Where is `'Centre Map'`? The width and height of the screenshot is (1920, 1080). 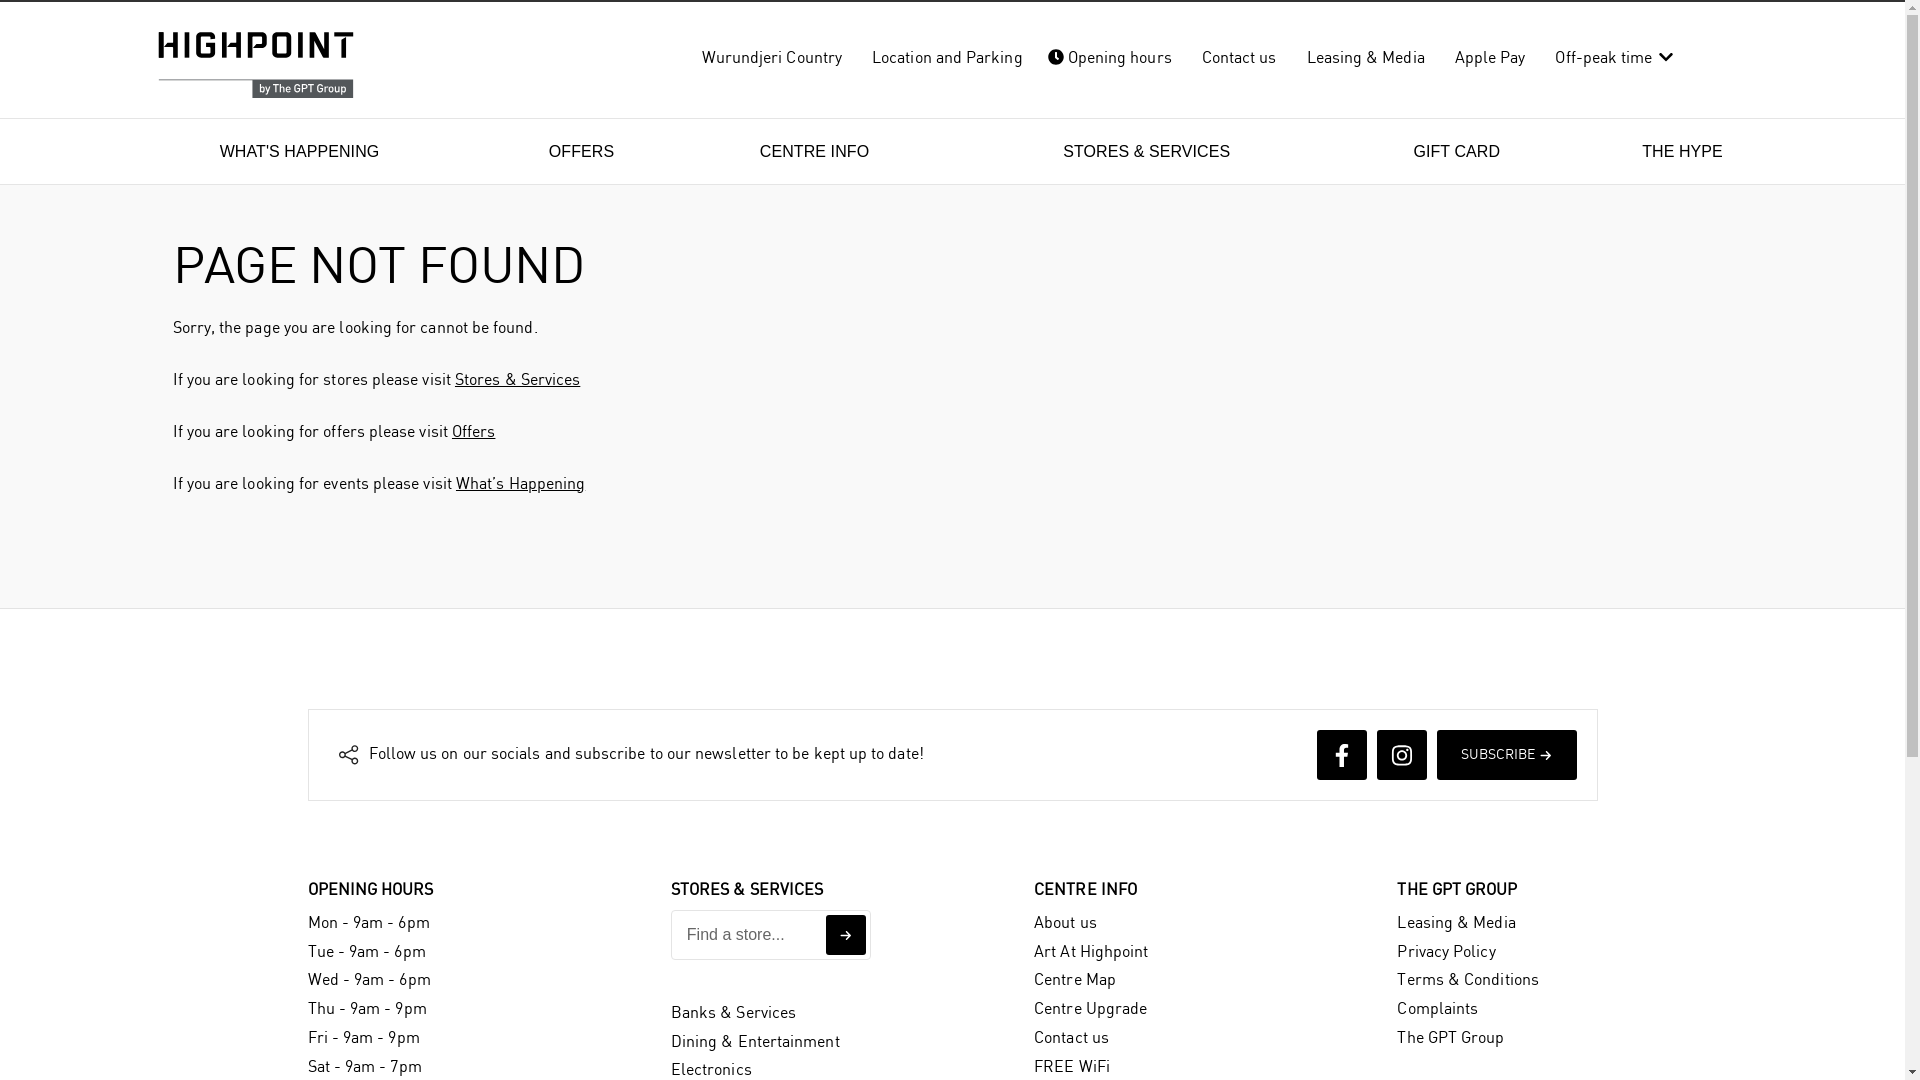 'Centre Map' is located at coordinates (1074, 979).